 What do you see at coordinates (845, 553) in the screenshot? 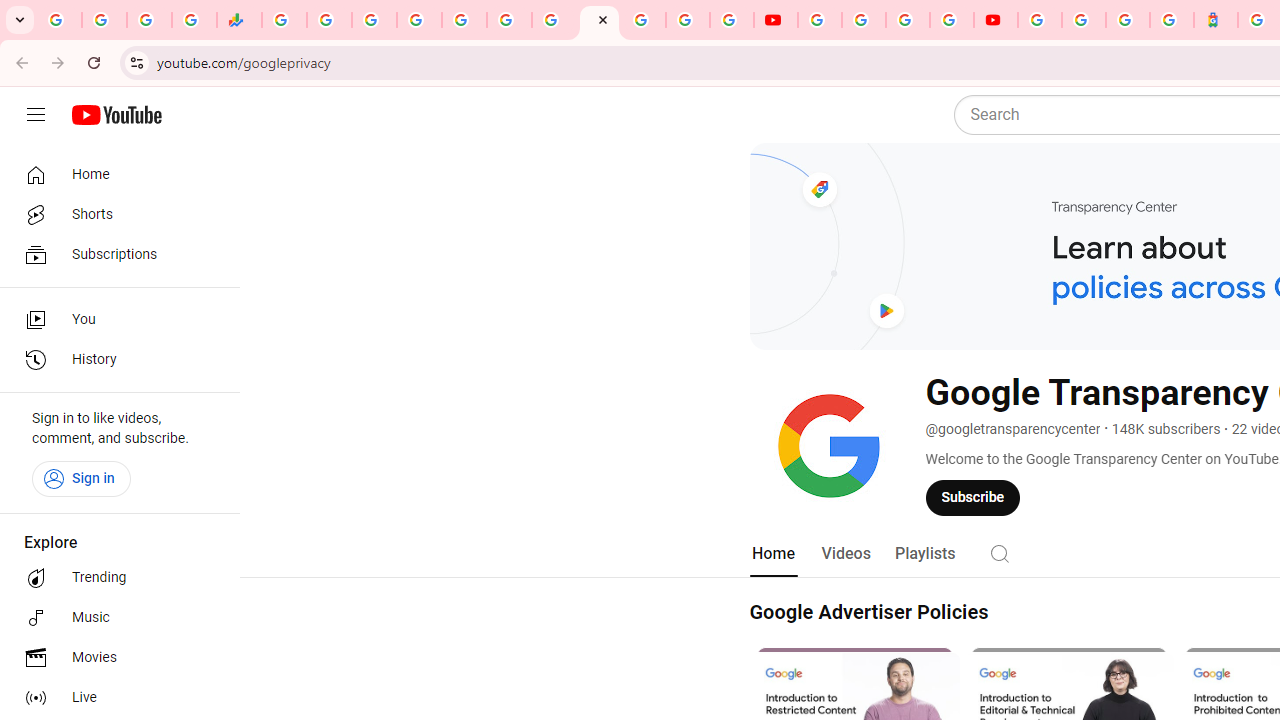
I see `'Videos'` at bounding box center [845, 553].